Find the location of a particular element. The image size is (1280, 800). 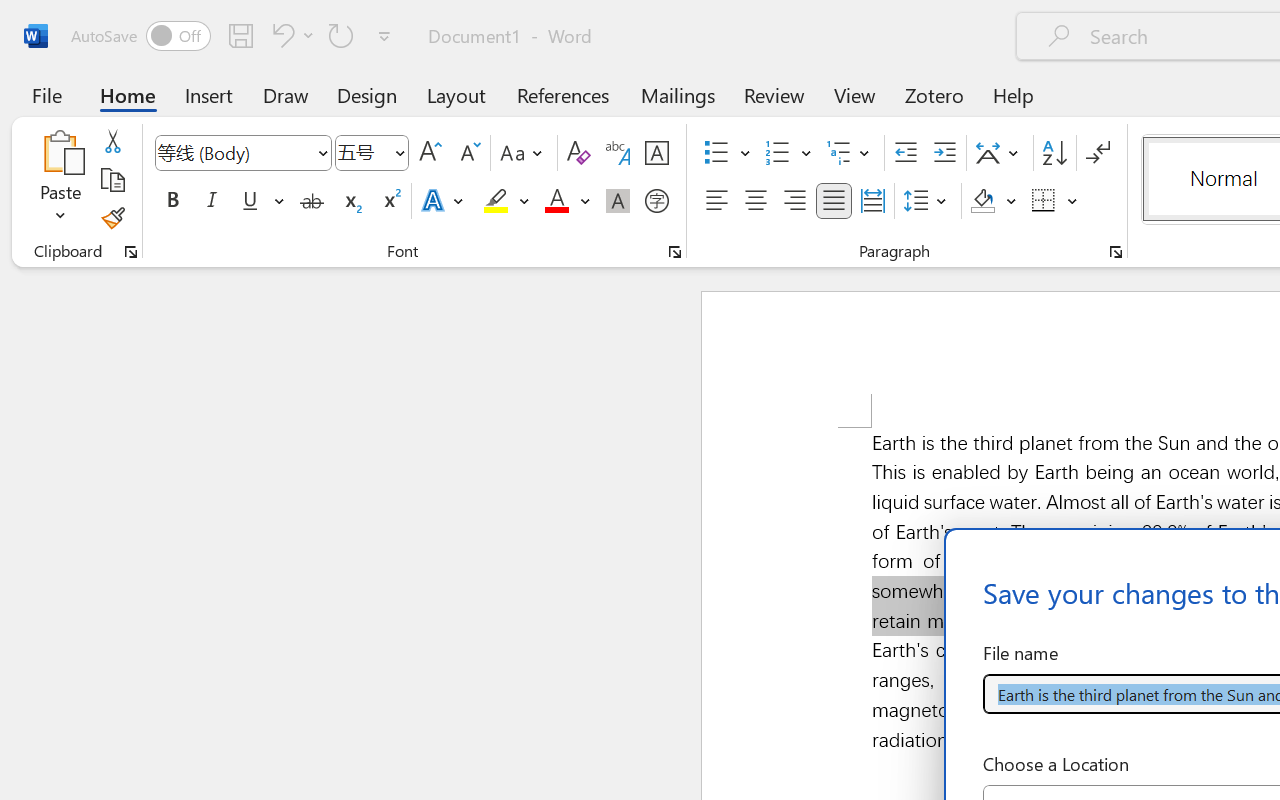

'Undo Paste Text Only' is located at coordinates (279, 34).